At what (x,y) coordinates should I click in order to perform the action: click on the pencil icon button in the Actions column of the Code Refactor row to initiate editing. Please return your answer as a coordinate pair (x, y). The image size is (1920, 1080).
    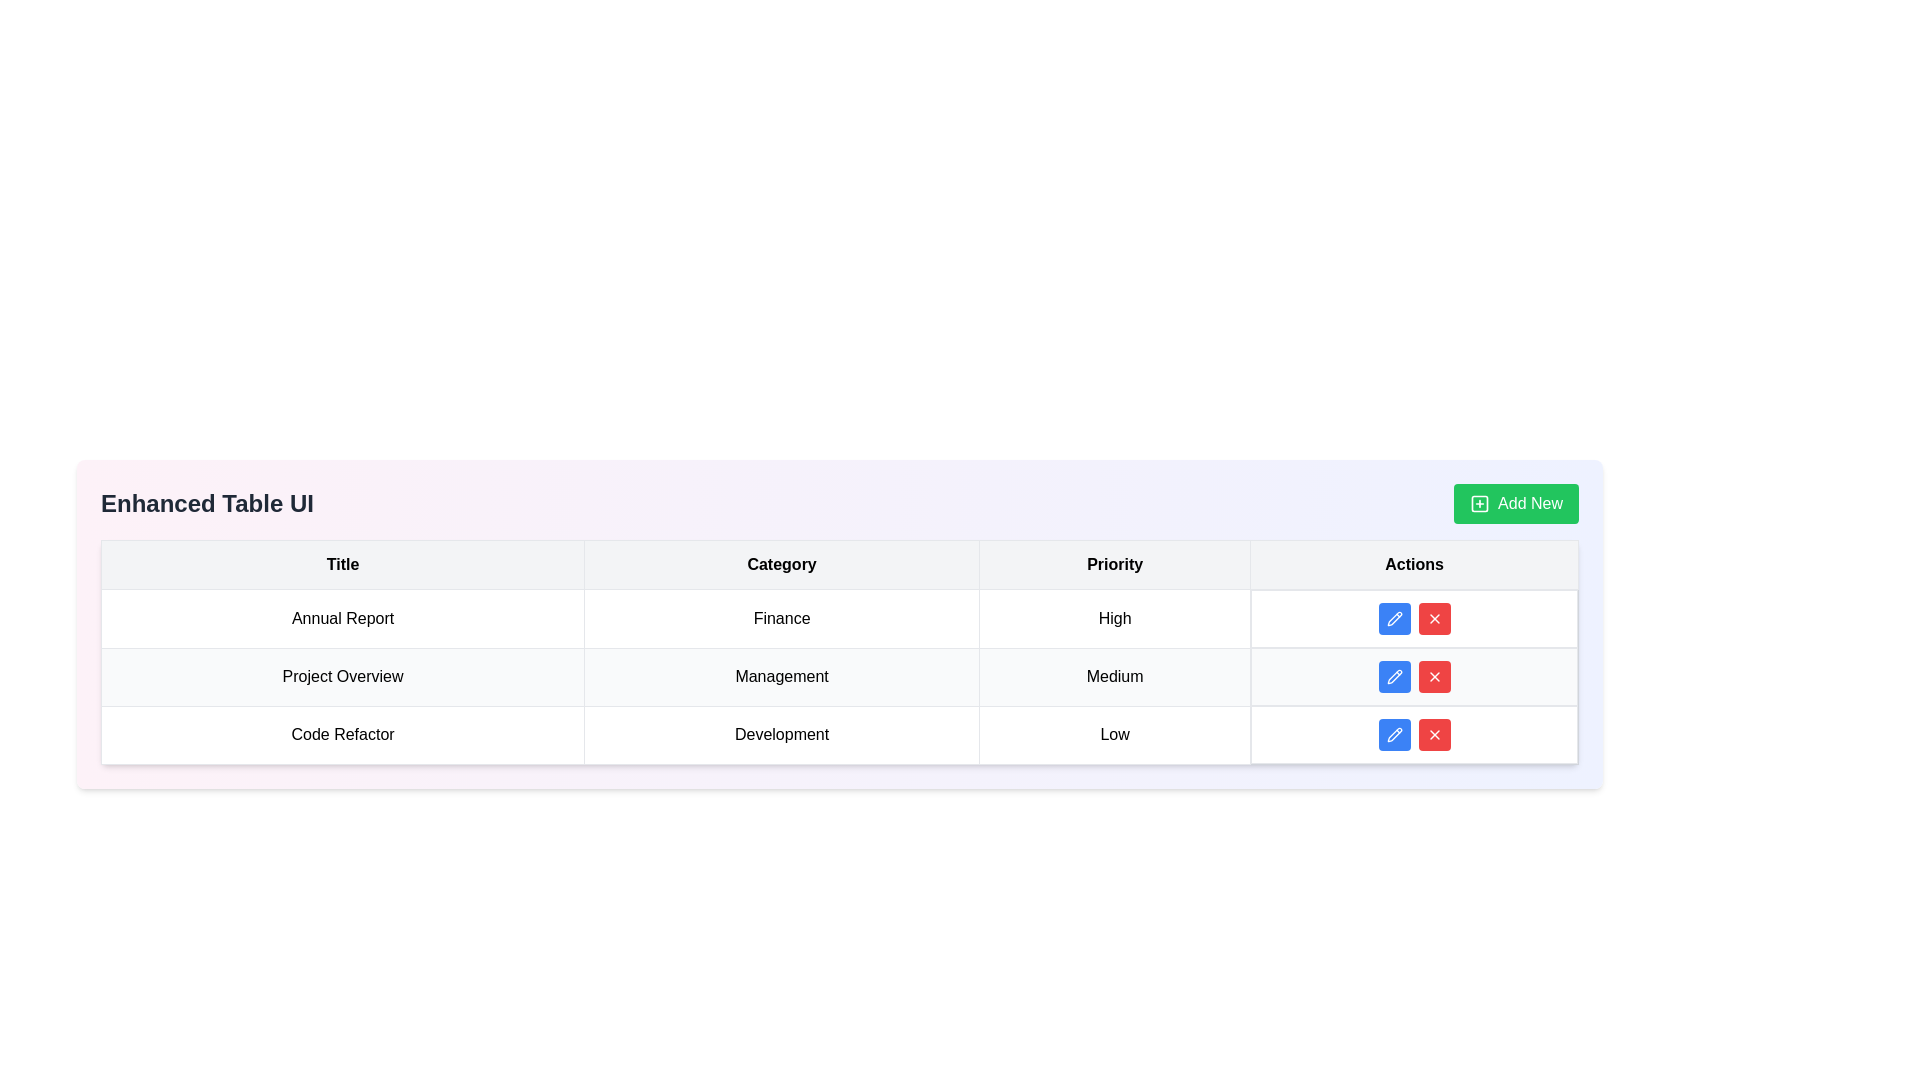
    Looking at the image, I should click on (1393, 735).